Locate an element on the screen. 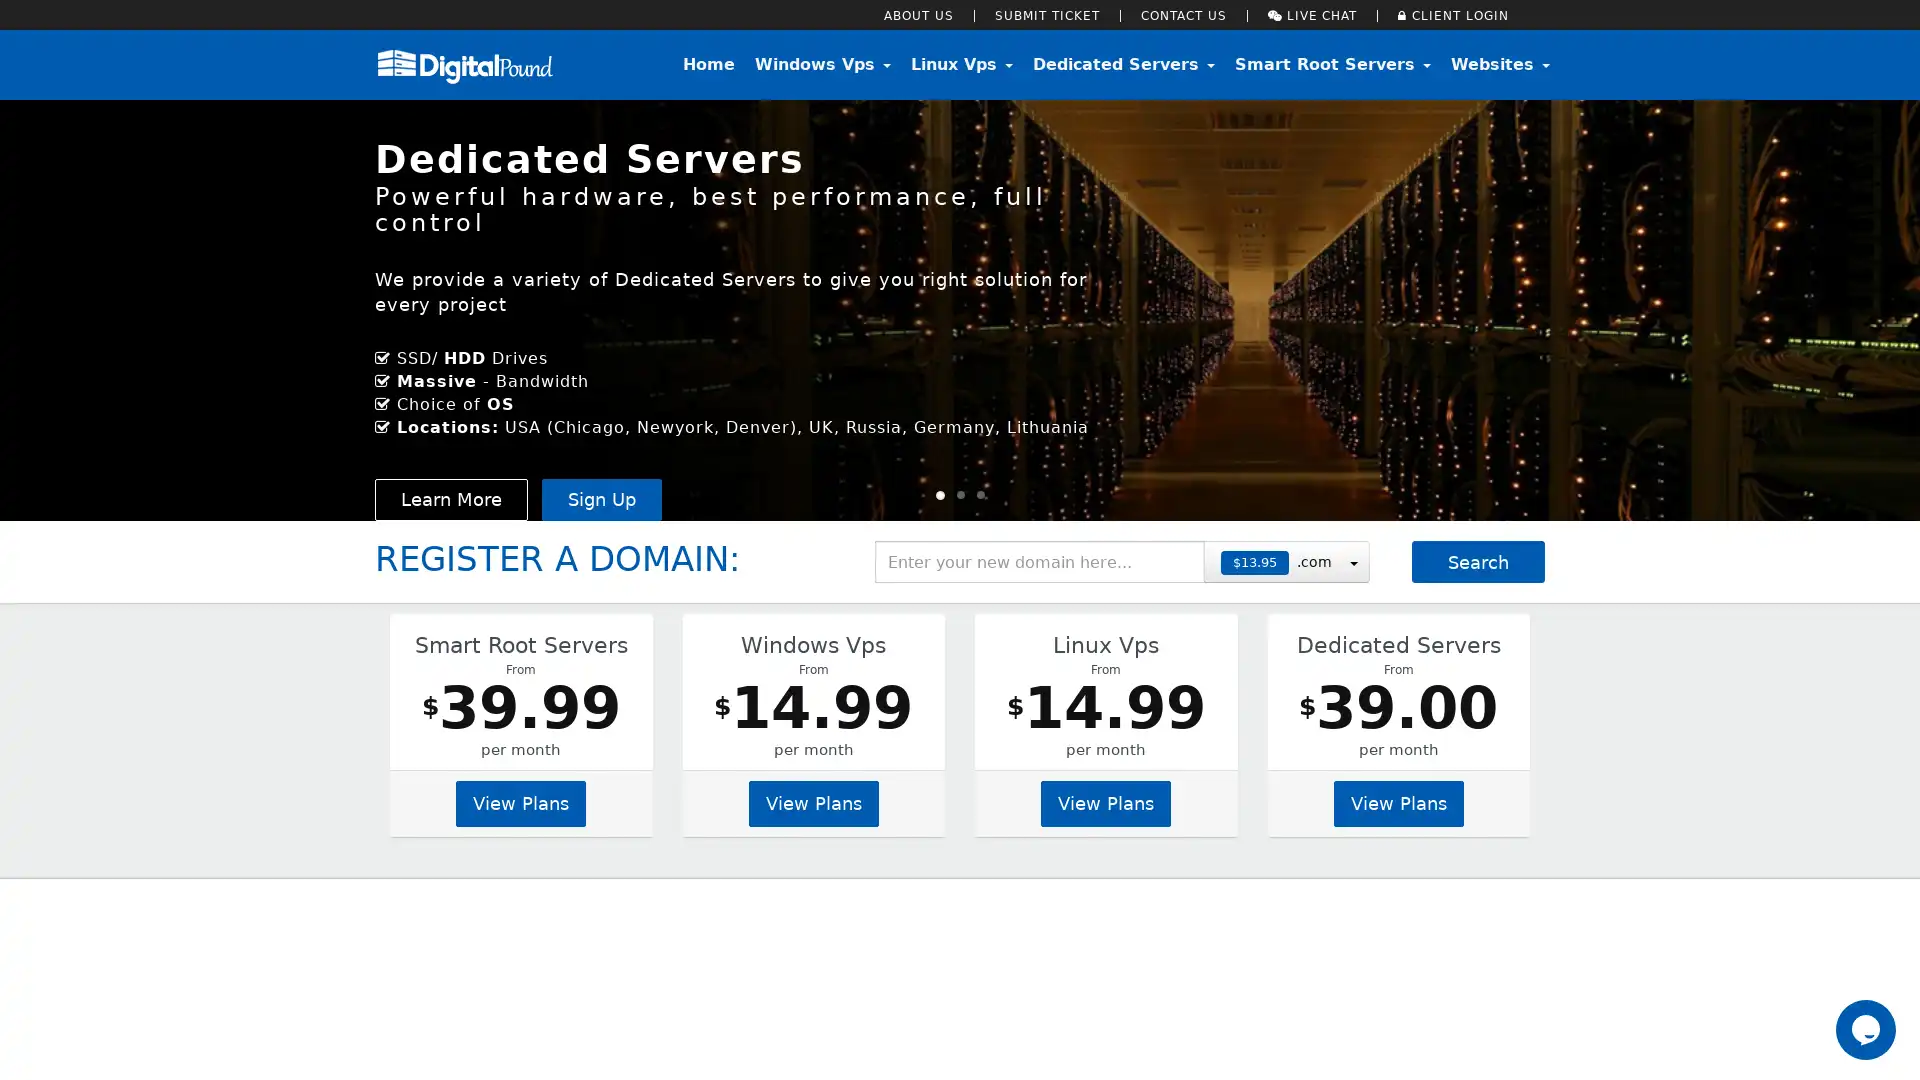  View Plans is located at coordinates (1104, 801).